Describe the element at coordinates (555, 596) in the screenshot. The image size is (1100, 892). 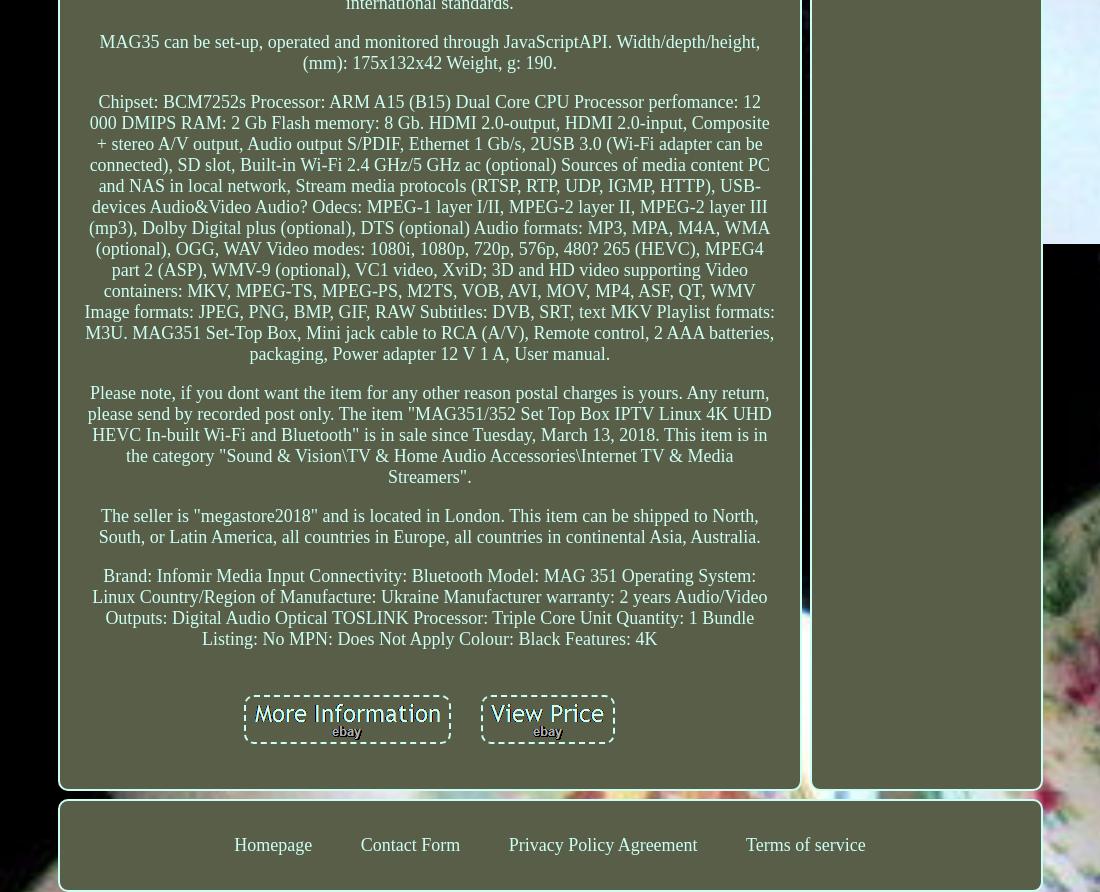
I see `'Manufacturer warranty: 2 years'` at that location.